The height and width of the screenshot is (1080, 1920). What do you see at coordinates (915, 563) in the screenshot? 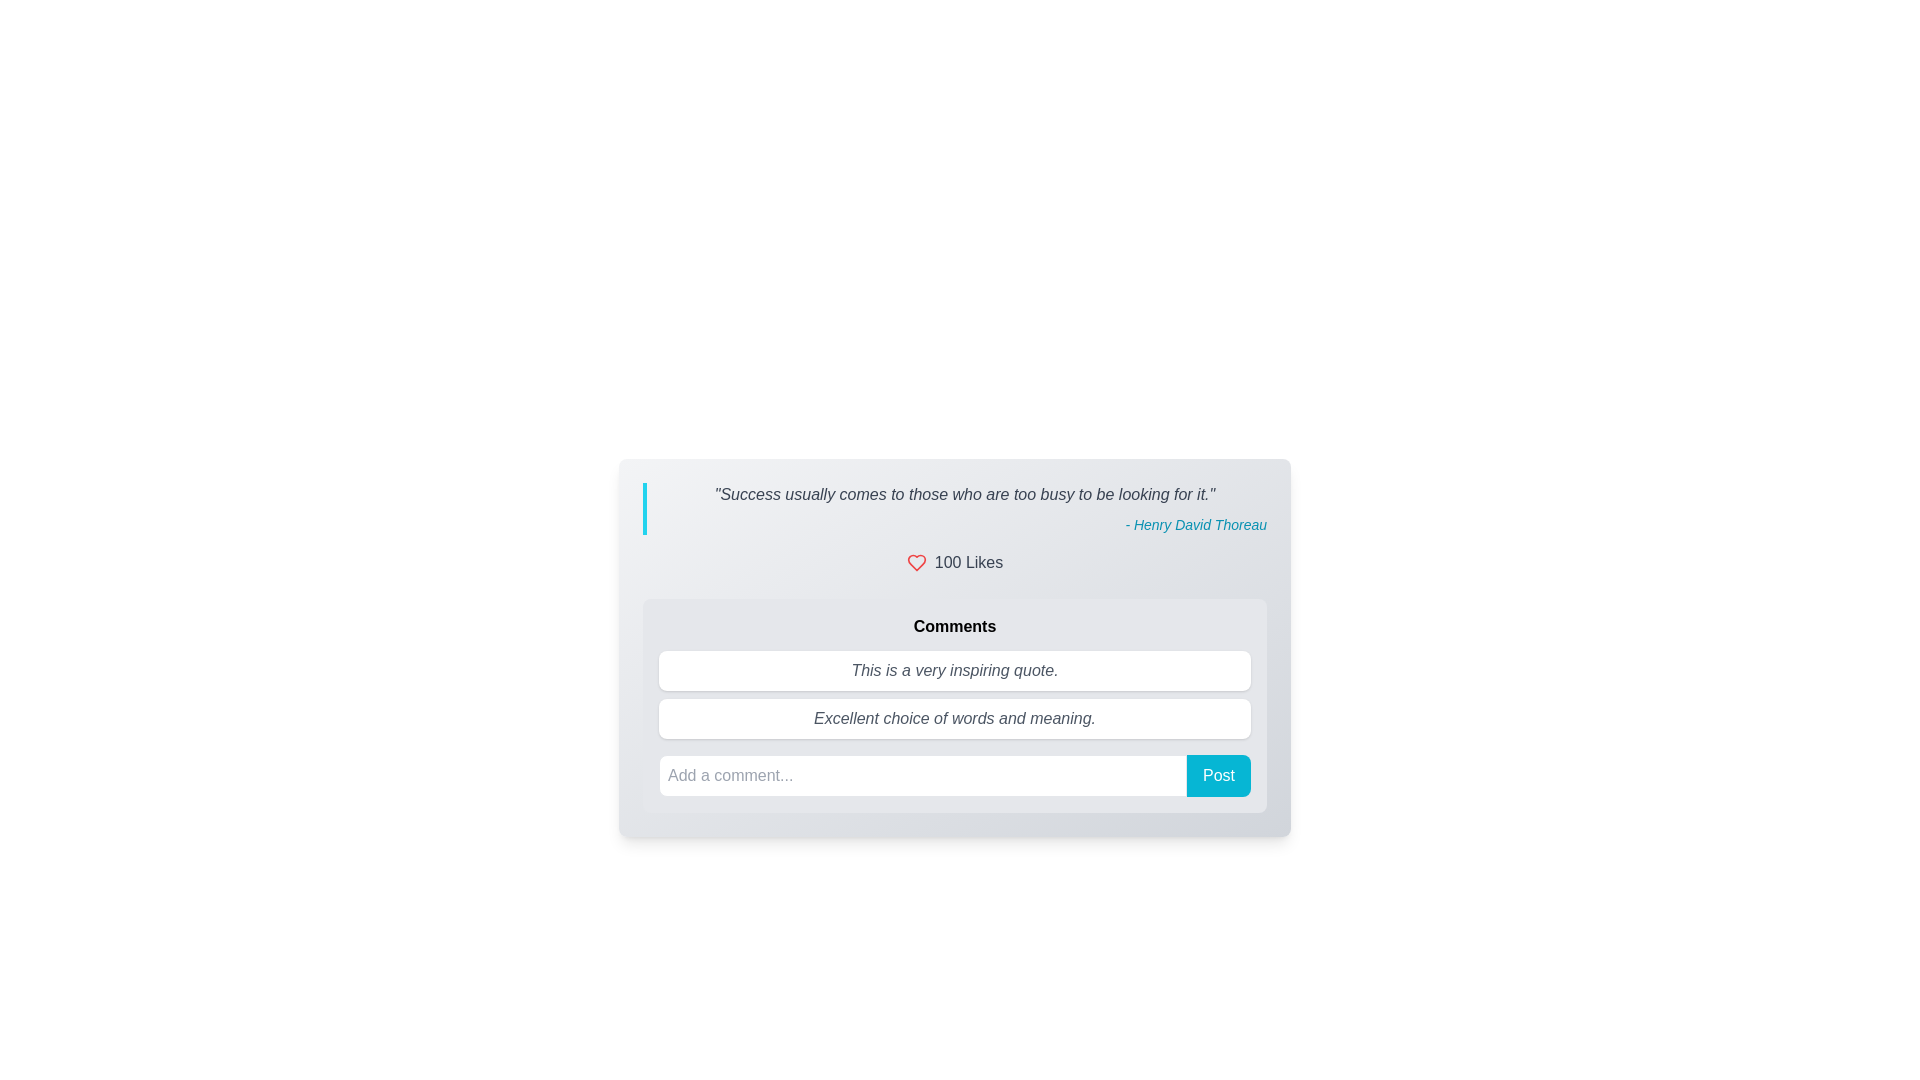
I see `the heart-shaped red icon located to the left of the '100 Likes' text to register a like` at bounding box center [915, 563].